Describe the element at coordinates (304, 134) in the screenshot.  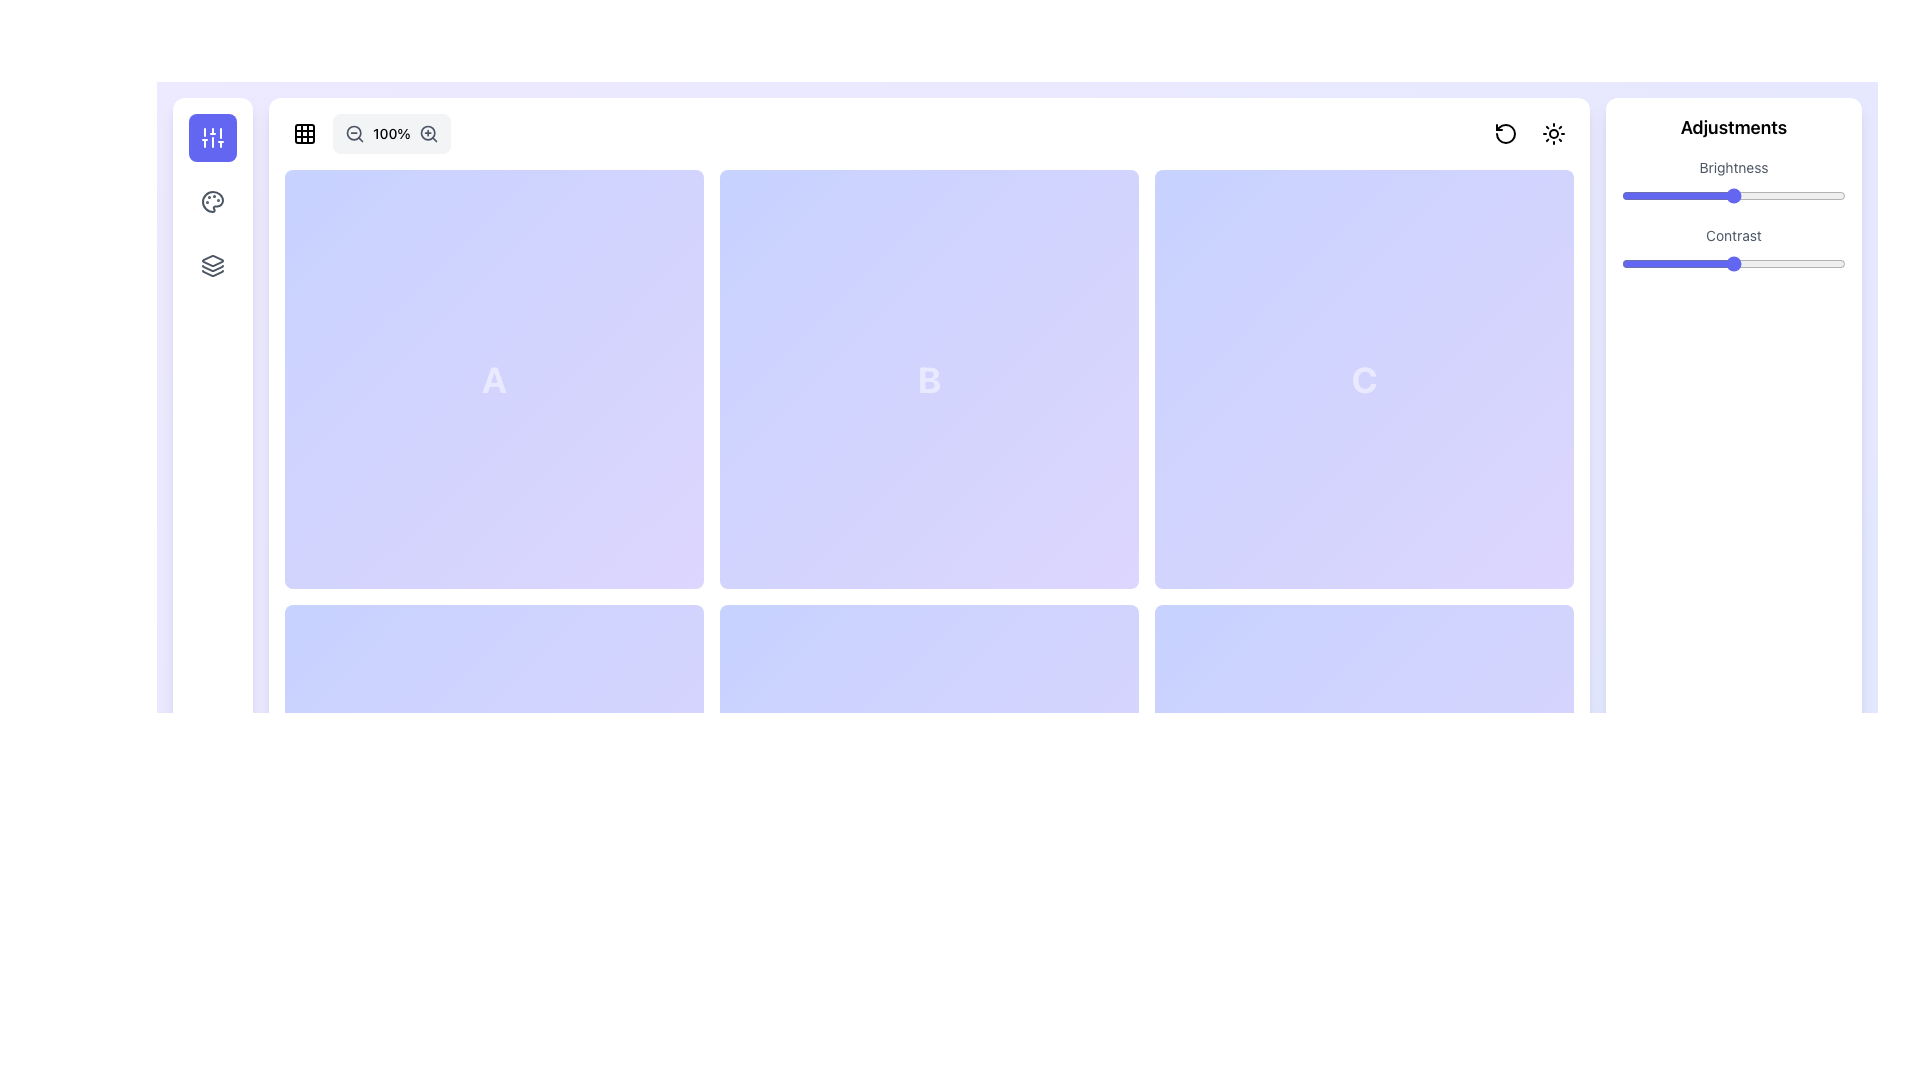
I see `the decorative SVG rectangle that represents the 'grid view' functionality, located near the top-left corner of the interface` at that location.